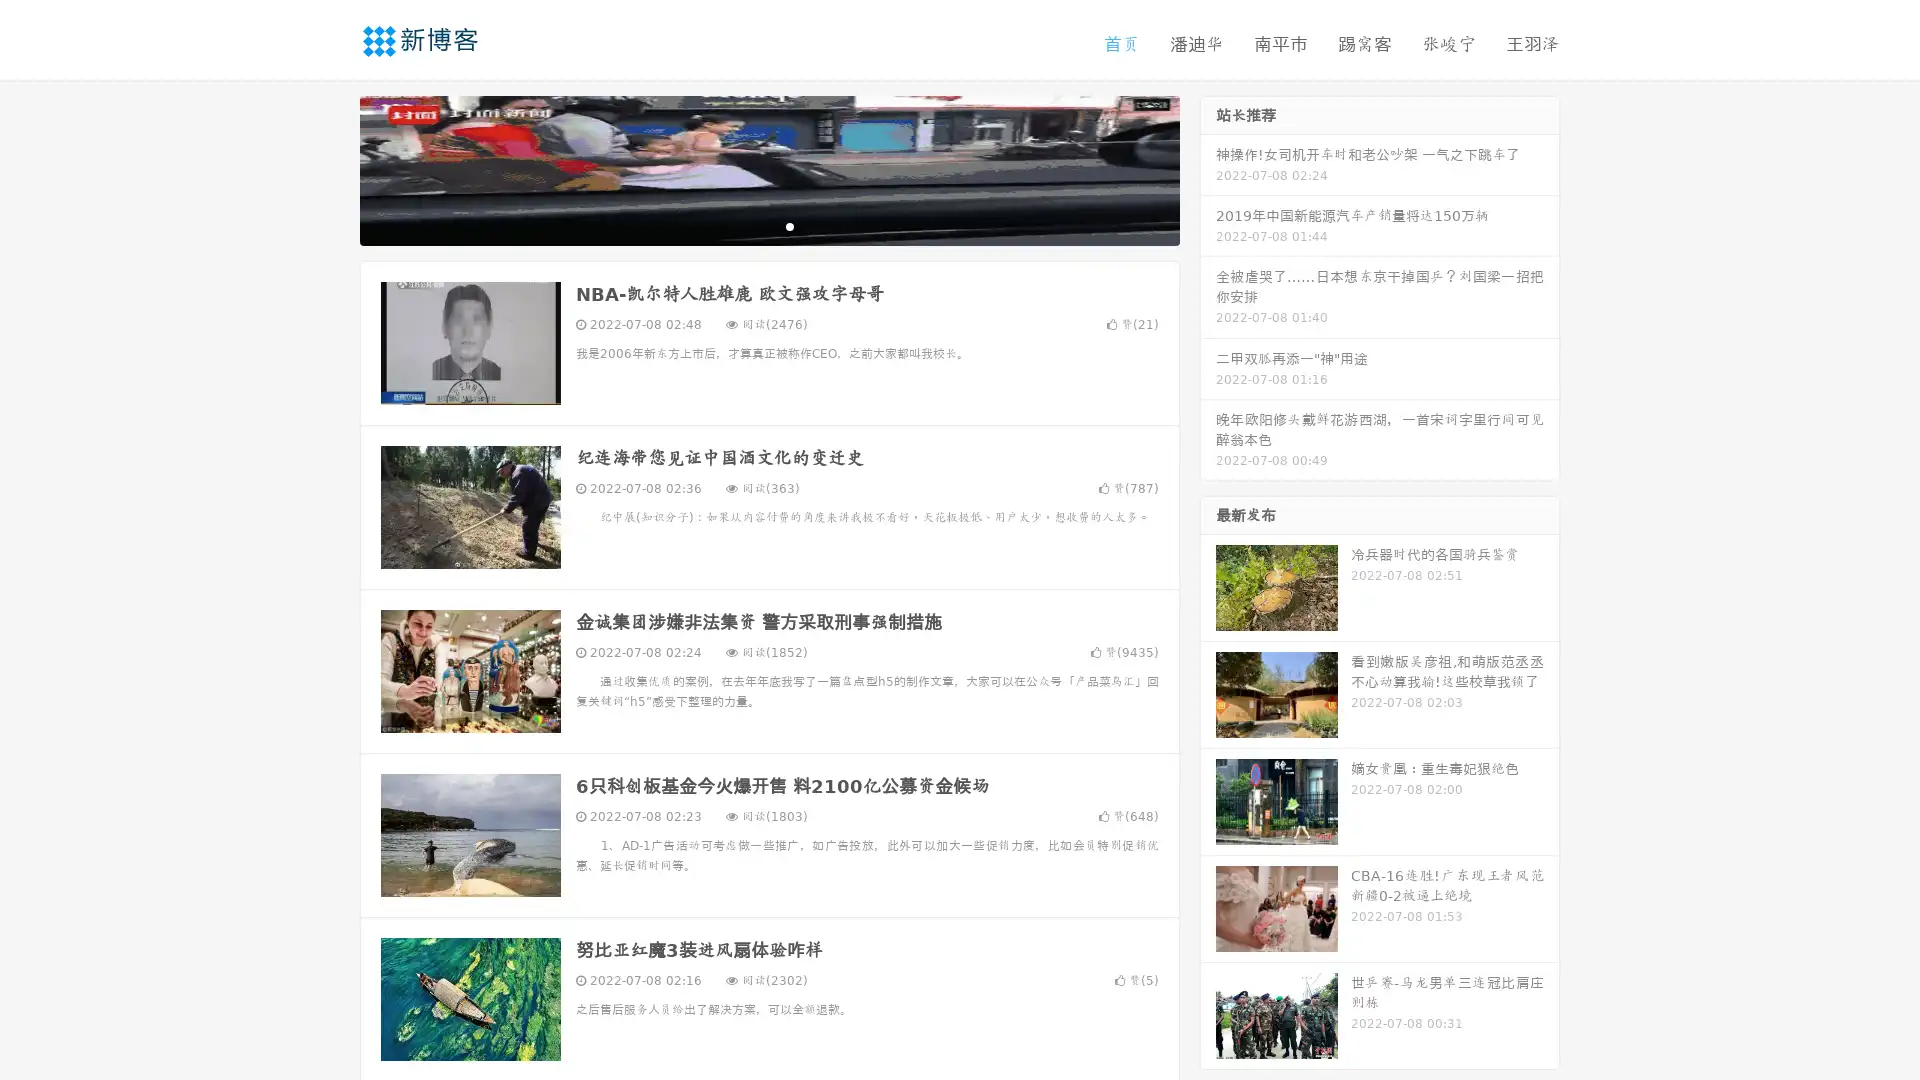  Describe the element at coordinates (330, 168) in the screenshot. I see `Previous slide` at that location.